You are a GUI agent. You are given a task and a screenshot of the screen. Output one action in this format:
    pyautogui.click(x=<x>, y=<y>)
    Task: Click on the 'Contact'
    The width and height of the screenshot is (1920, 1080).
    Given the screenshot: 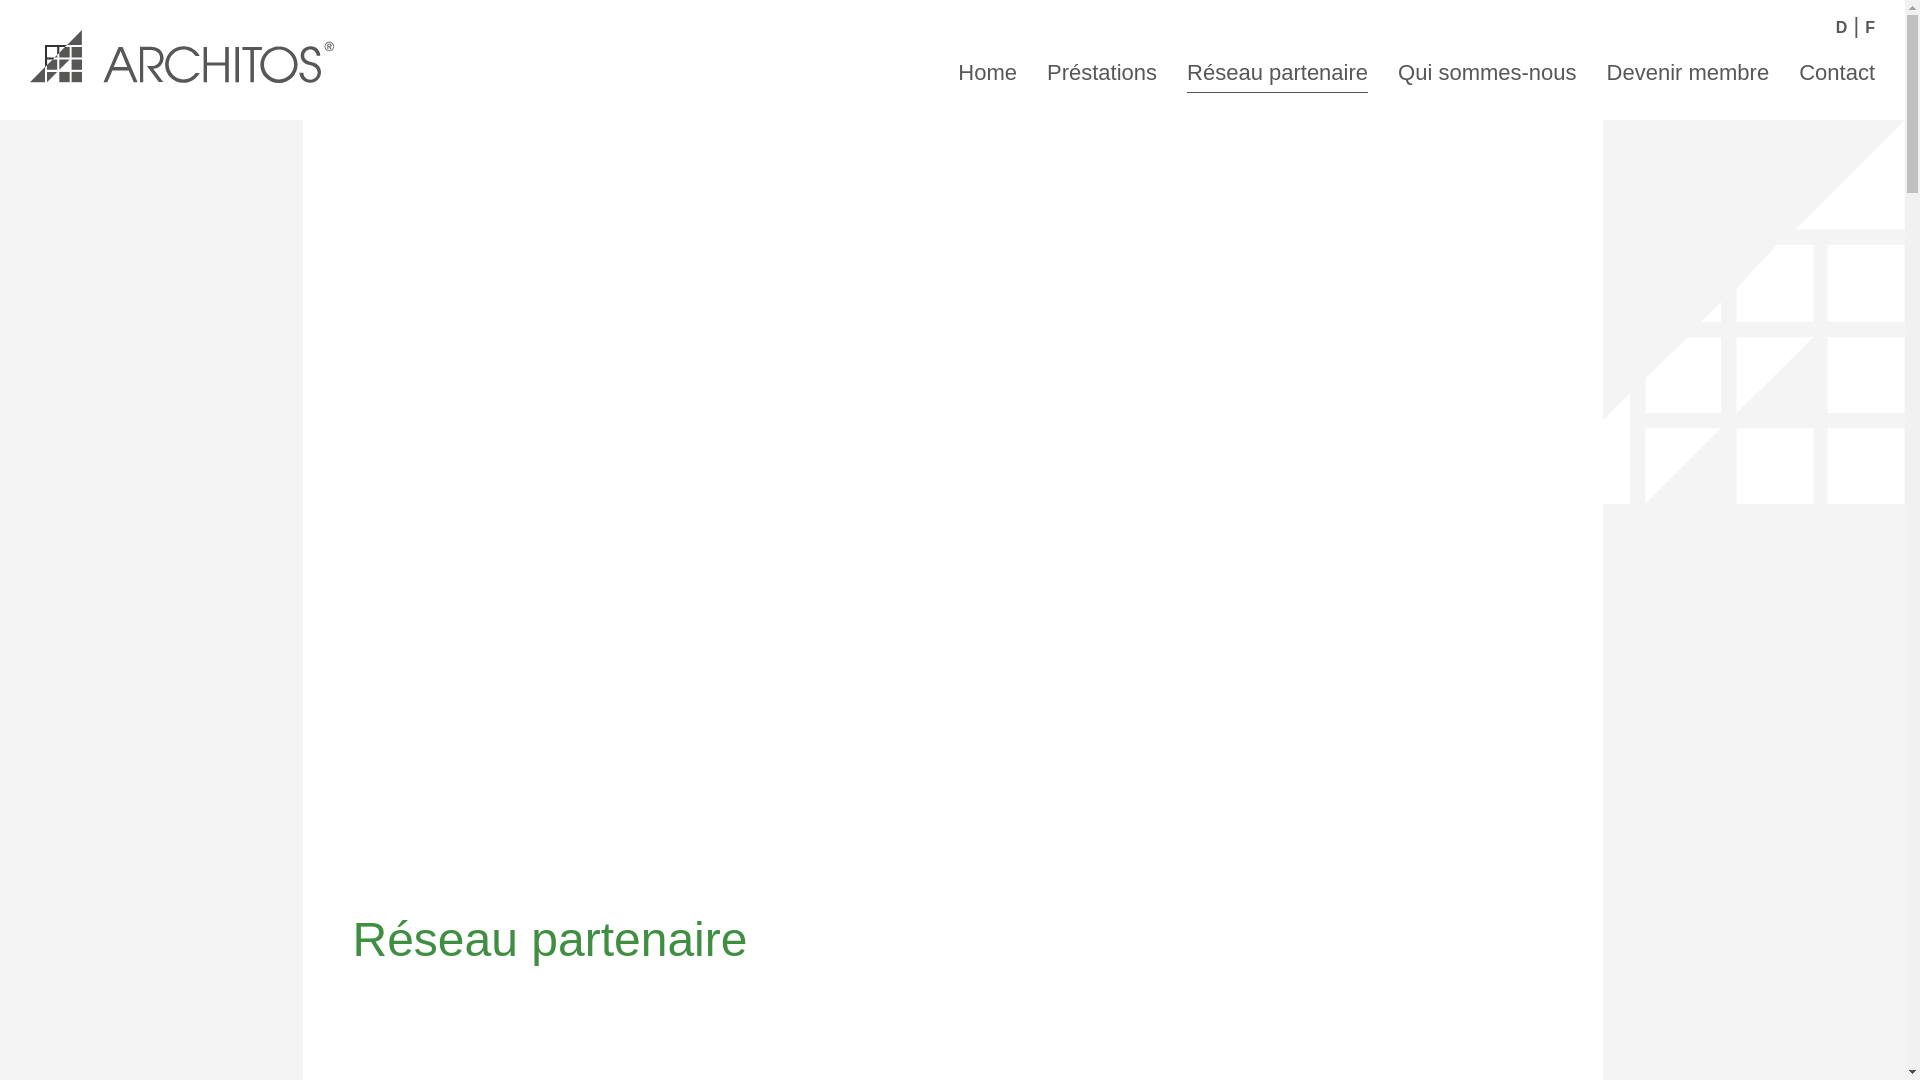 What is the action you would take?
    pyautogui.click(x=1837, y=69)
    